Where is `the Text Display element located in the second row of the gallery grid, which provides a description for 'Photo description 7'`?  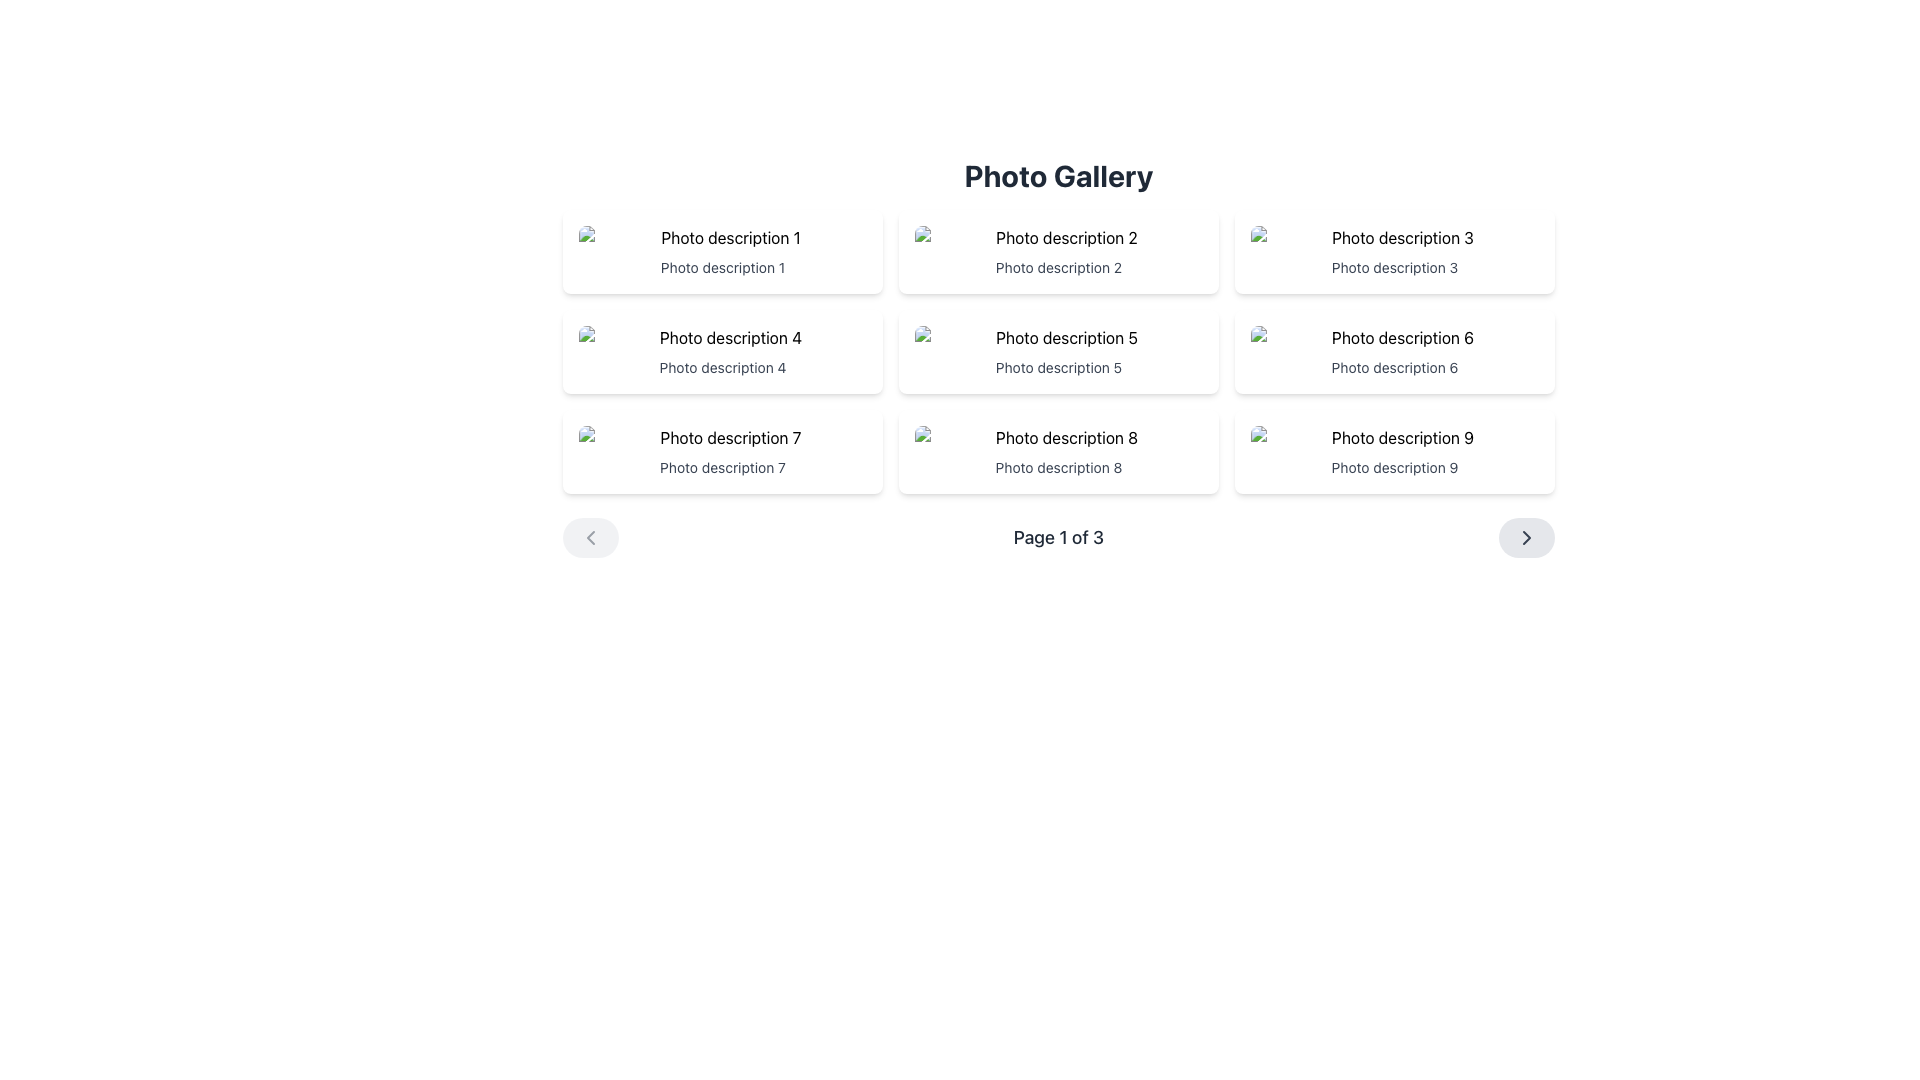 the Text Display element located in the second row of the gallery grid, which provides a description for 'Photo description 7' is located at coordinates (722, 467).